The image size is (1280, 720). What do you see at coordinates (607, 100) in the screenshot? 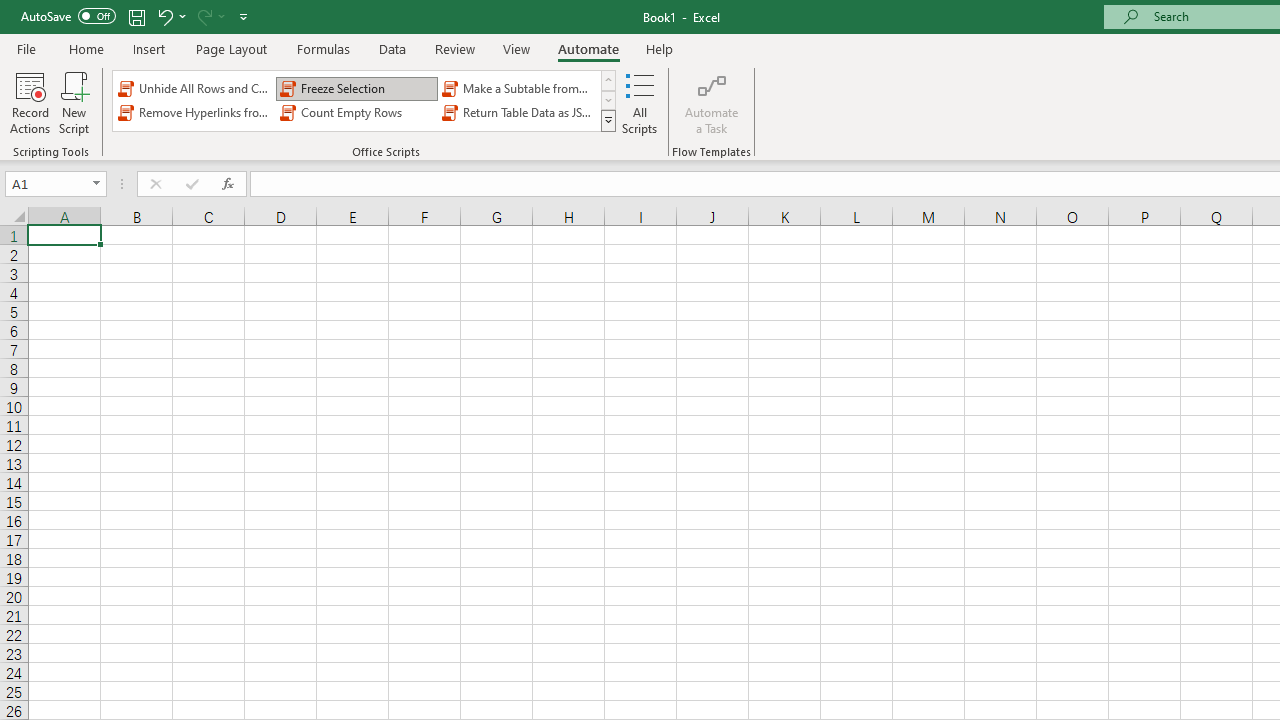
I see `'Row Down'` at bounding box center [607, 100].